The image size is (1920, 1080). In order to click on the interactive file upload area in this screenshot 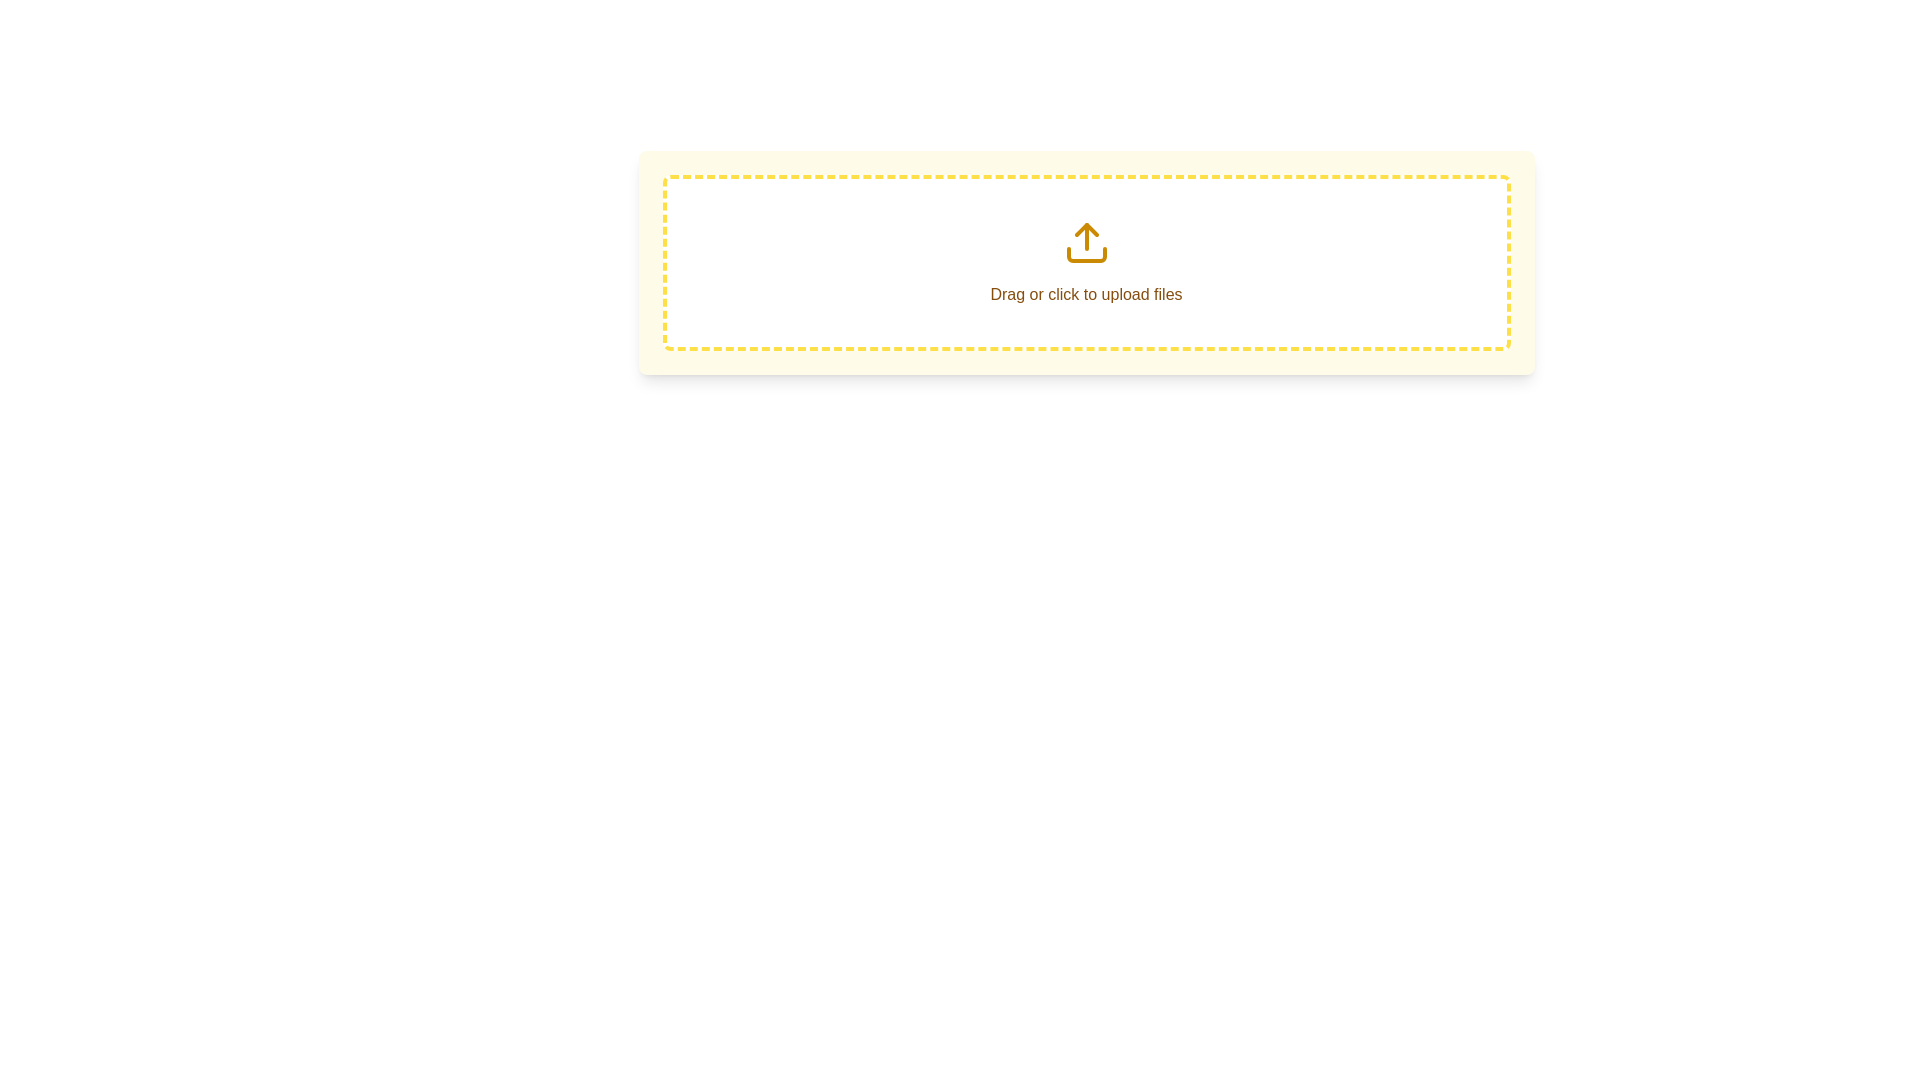, I will do `click(1085, 261)`.